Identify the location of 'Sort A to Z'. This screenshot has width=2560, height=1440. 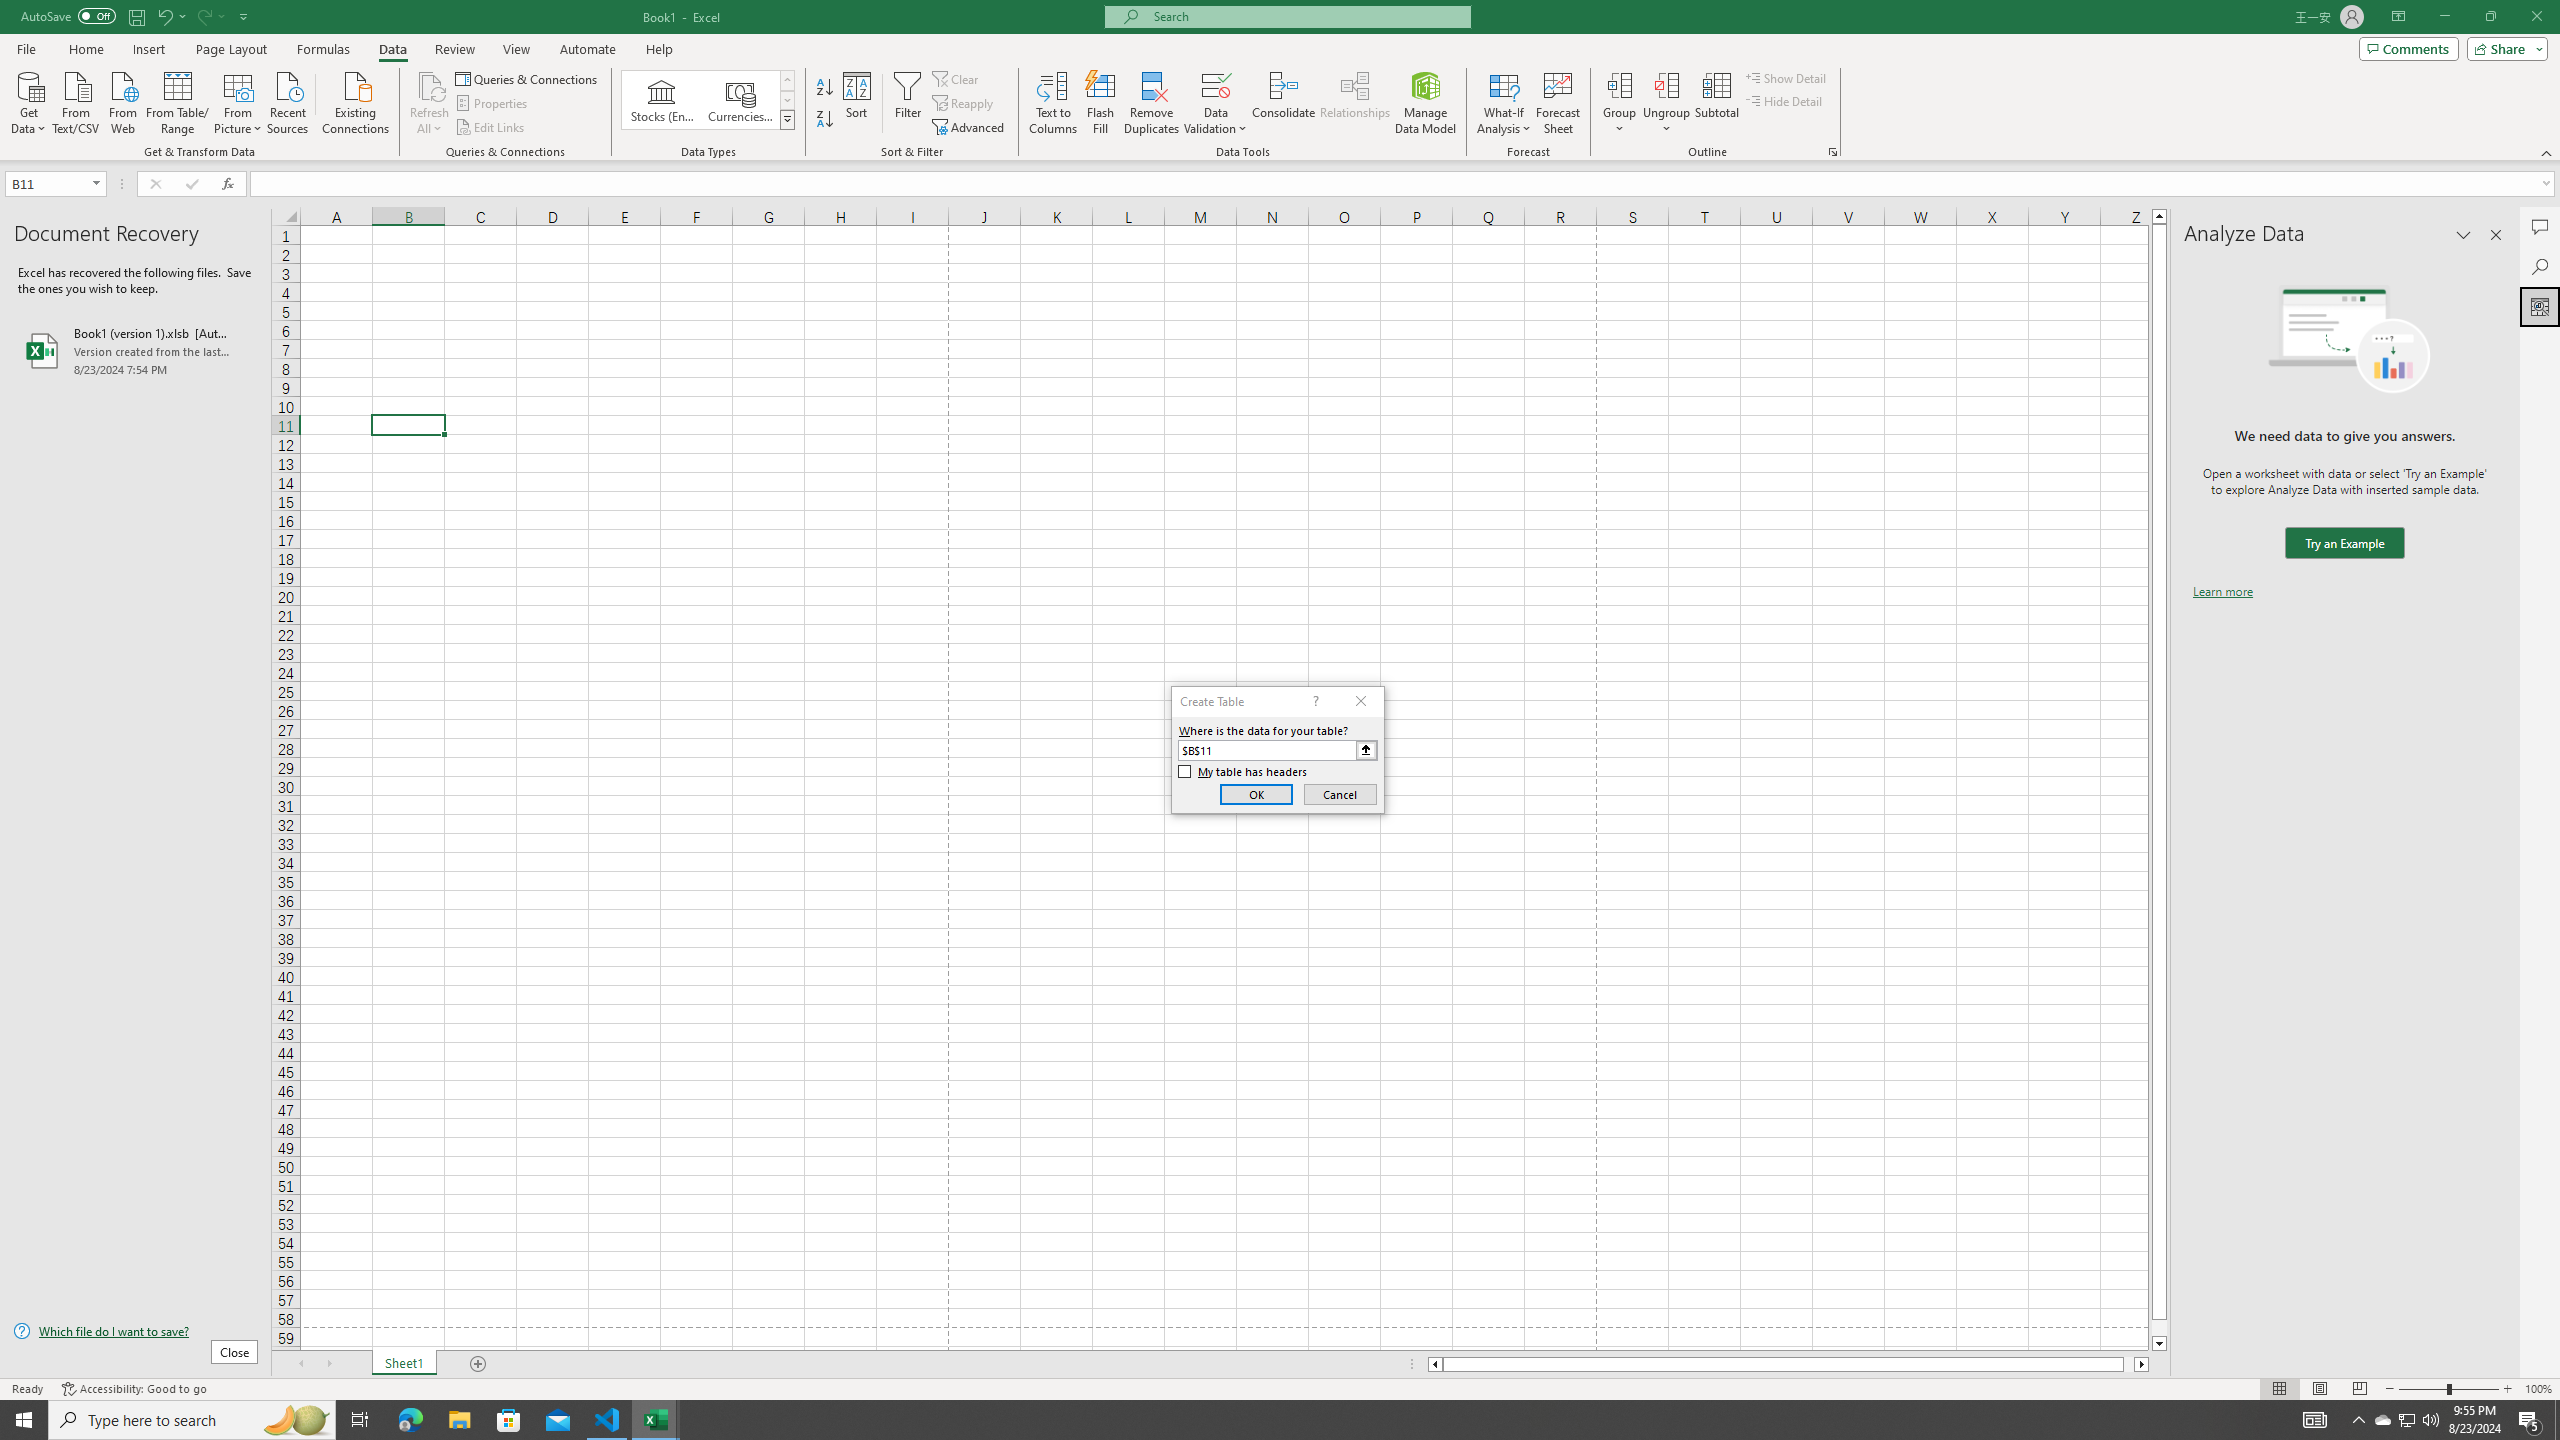
(824, 87).